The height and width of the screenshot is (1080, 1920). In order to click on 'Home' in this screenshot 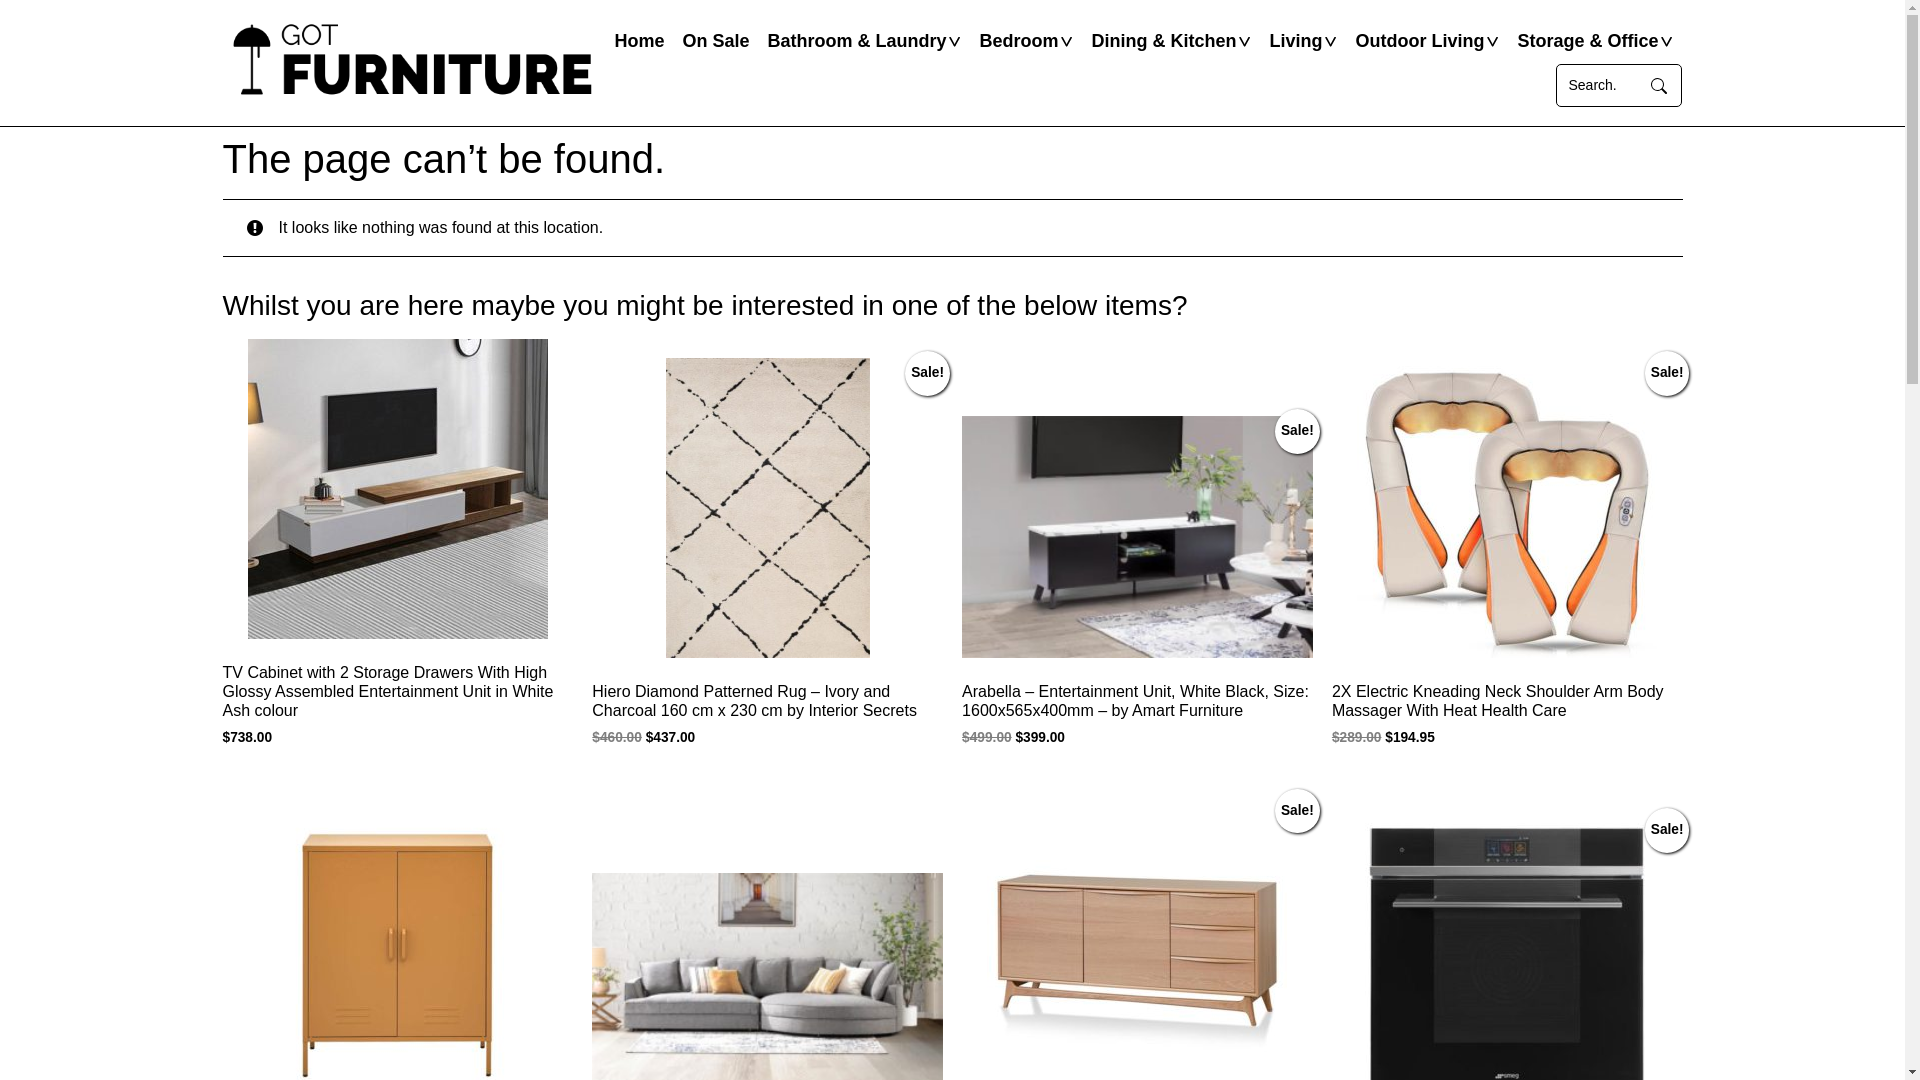, I will do `click(637, 41)`.